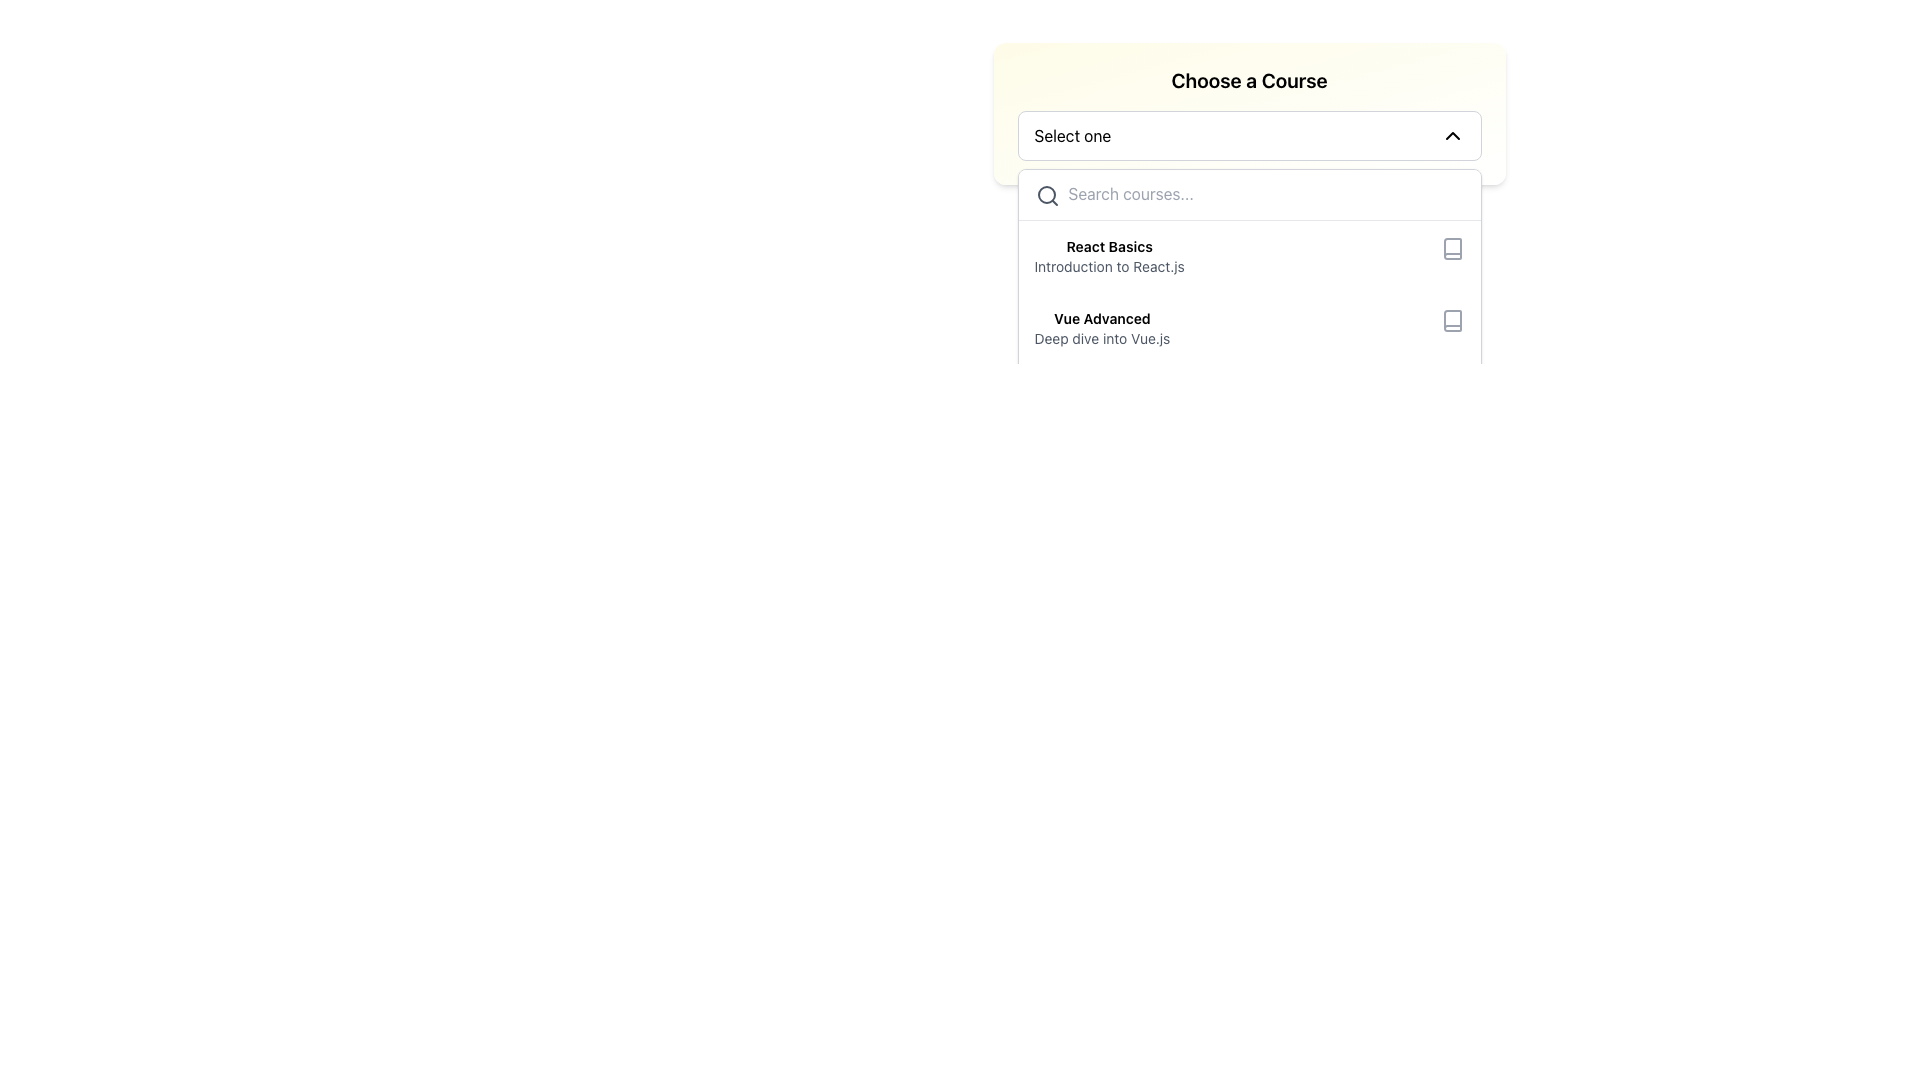 This screenshot has width=1920, height=1080. Describe the element at coordinates (1108, 255) in the screenshot. I see `the first list item for course selection titled 'React Basics' in the 'Choose a Course' dropdown menu` at that location.